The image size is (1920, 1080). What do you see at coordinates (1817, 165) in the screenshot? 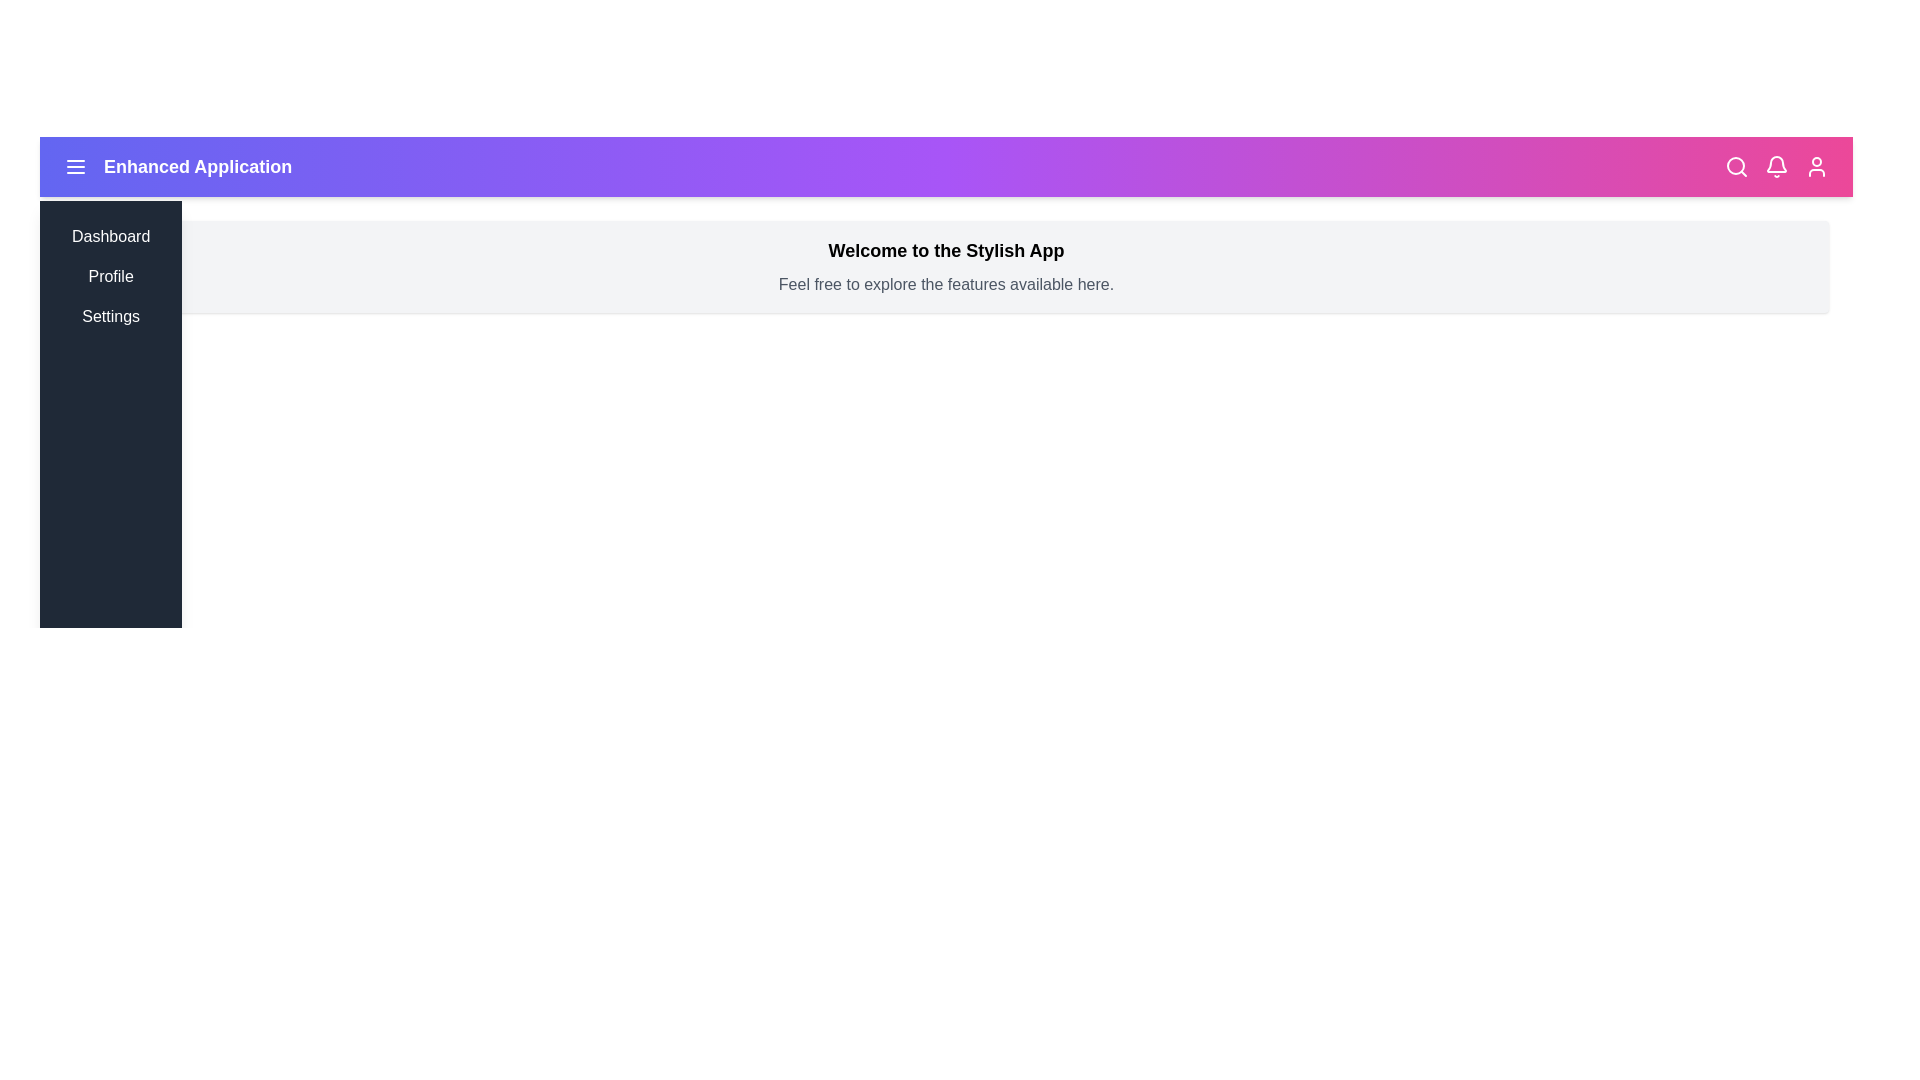
I see `the user profile icon in the top-right corner of the app bar` at bounding box center [1817, 165].